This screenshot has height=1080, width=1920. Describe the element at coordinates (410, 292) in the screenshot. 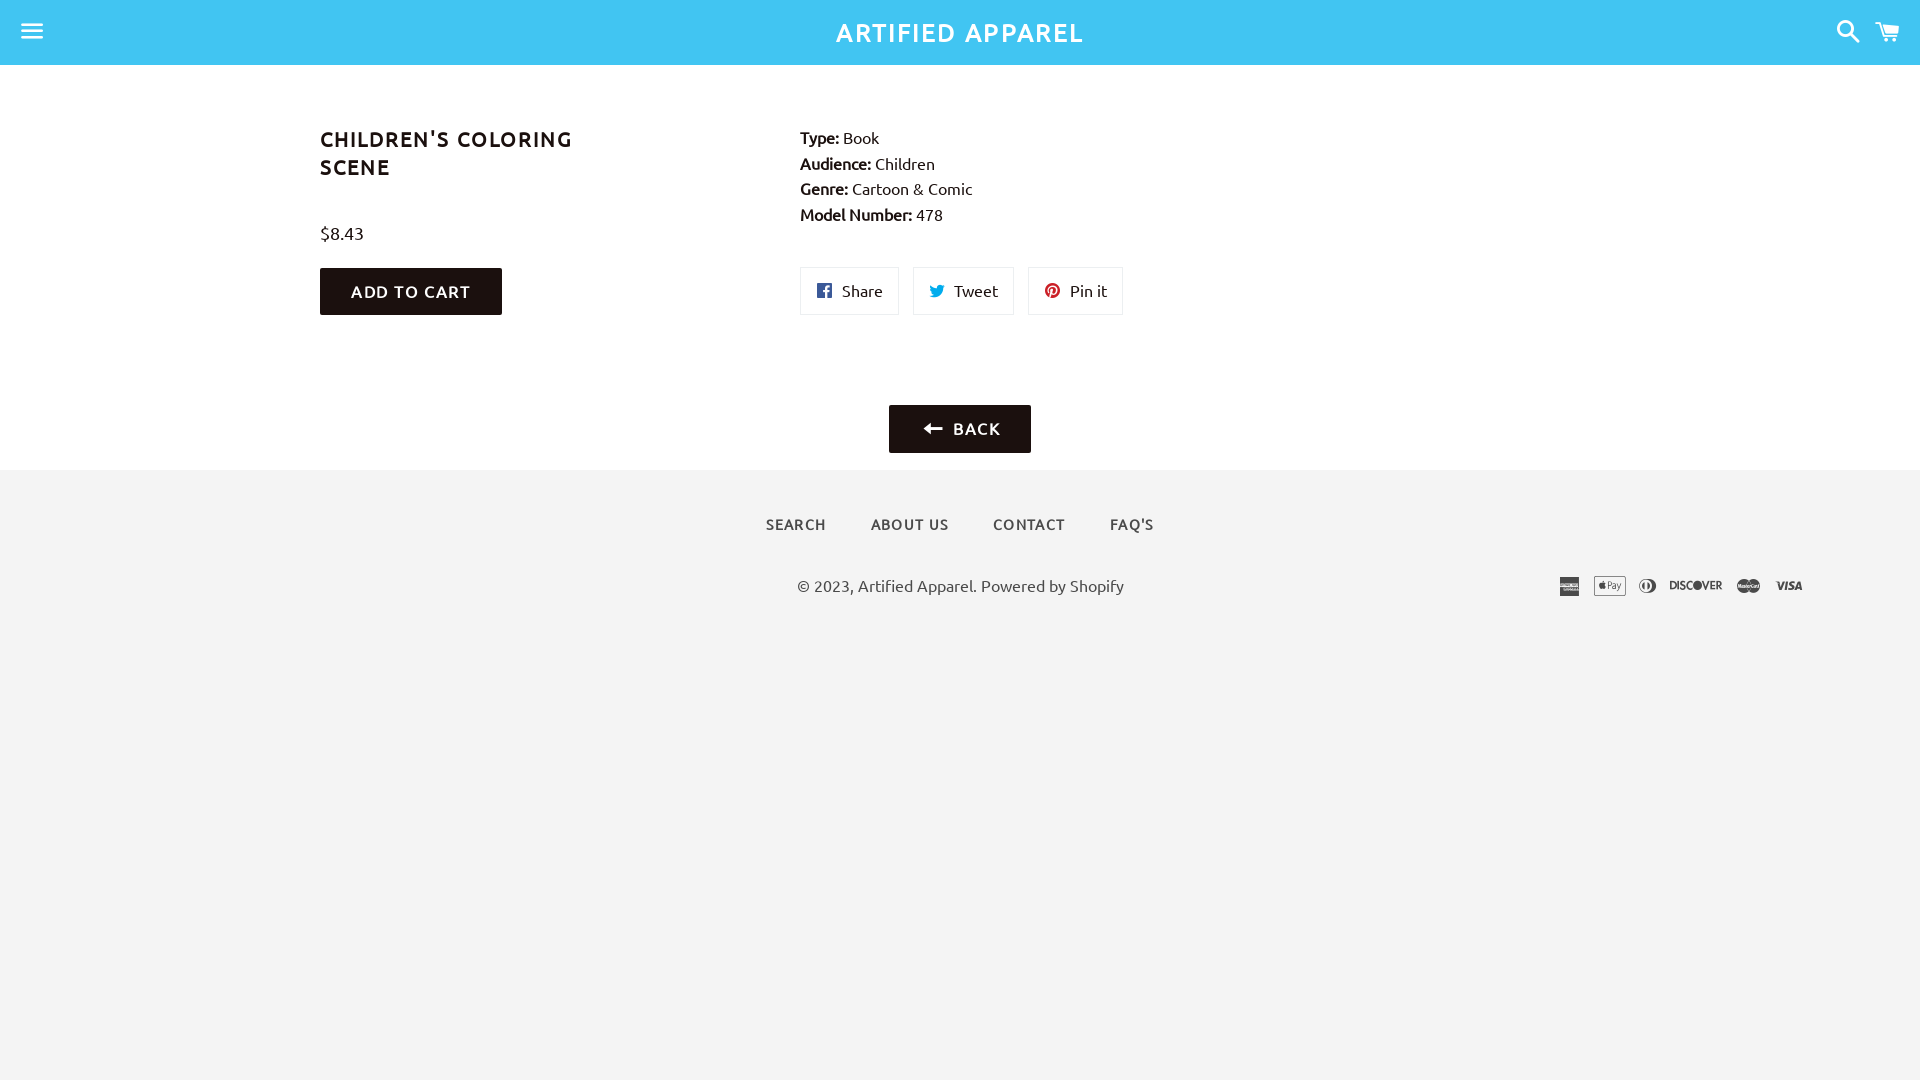

I see `'ADD TO CART'` at that location.